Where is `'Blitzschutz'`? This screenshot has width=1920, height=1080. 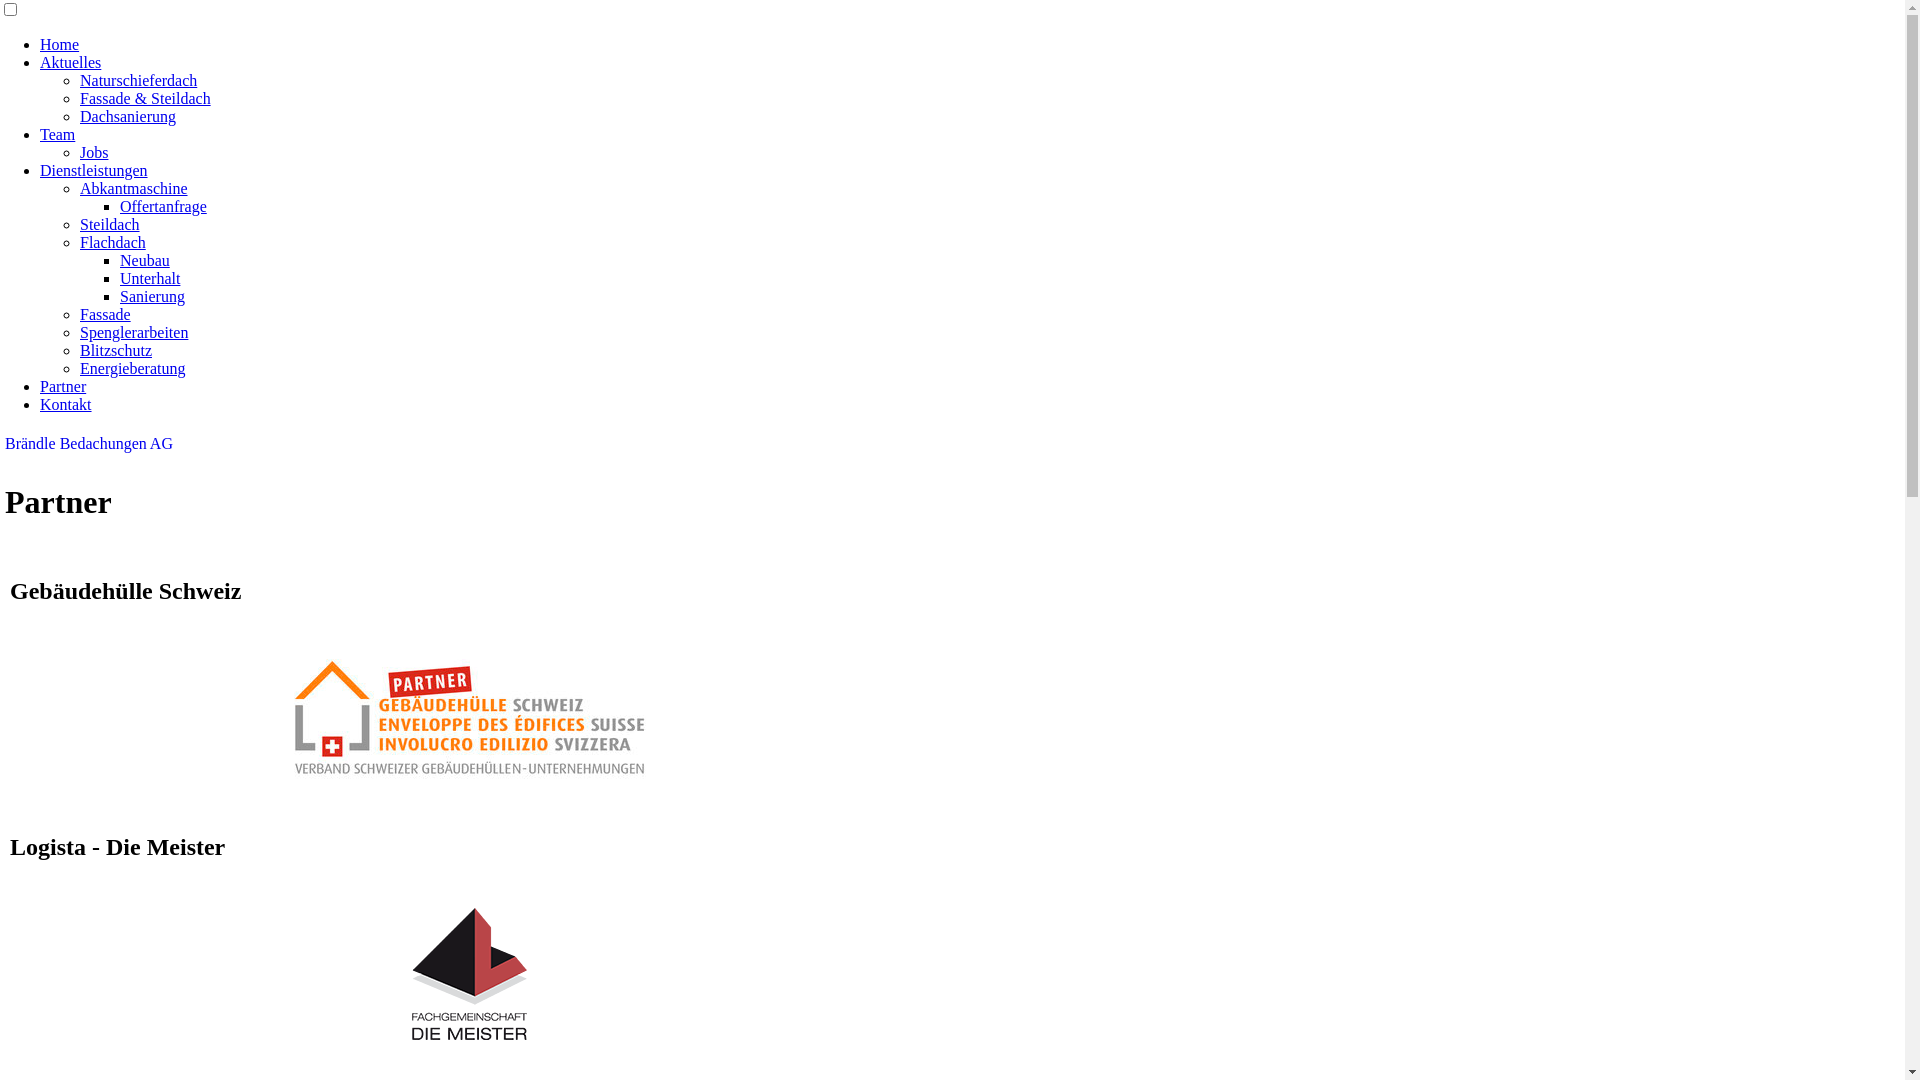 'Blitzschutz' is located at coordinates (114, 349).